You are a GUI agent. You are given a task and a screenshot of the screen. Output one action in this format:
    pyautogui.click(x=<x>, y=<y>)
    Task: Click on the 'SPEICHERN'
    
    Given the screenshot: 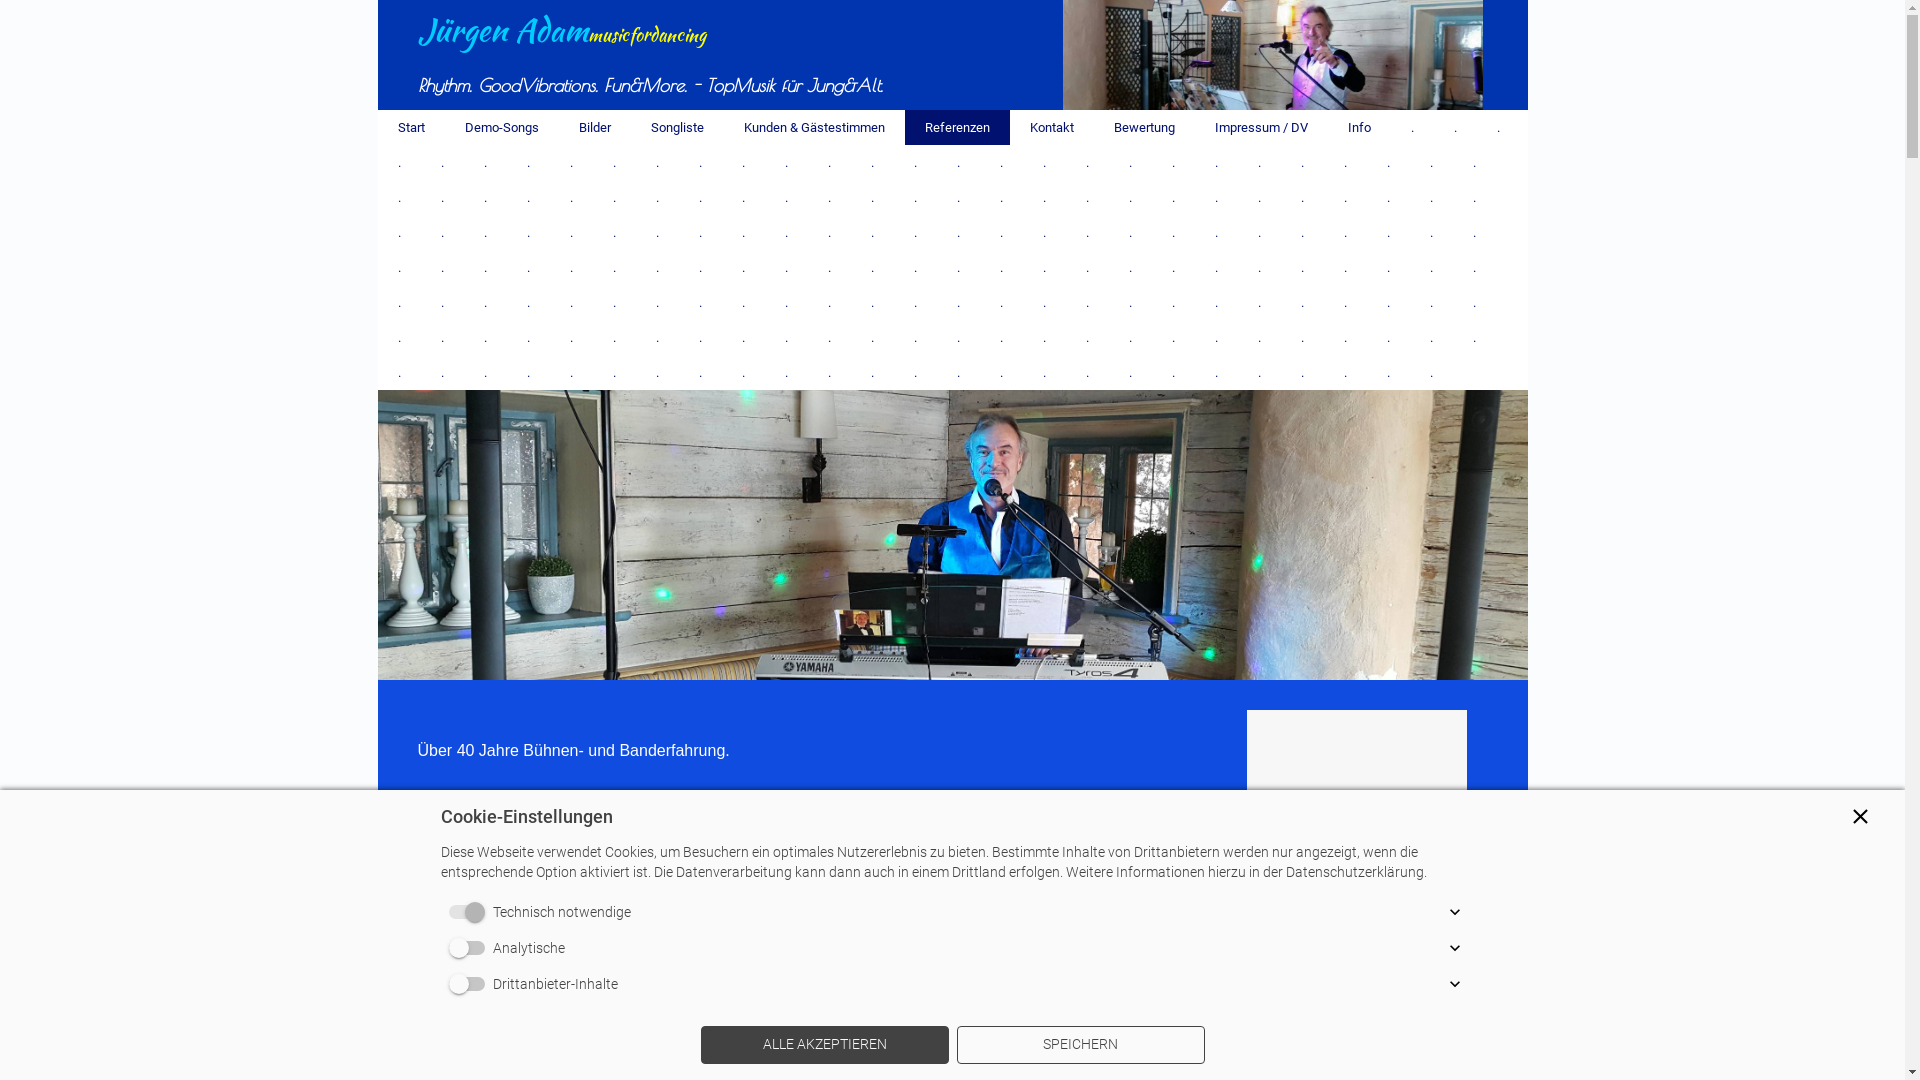 What is the action you would take?
    pyautogui.click(x=1079, y=1044)
    